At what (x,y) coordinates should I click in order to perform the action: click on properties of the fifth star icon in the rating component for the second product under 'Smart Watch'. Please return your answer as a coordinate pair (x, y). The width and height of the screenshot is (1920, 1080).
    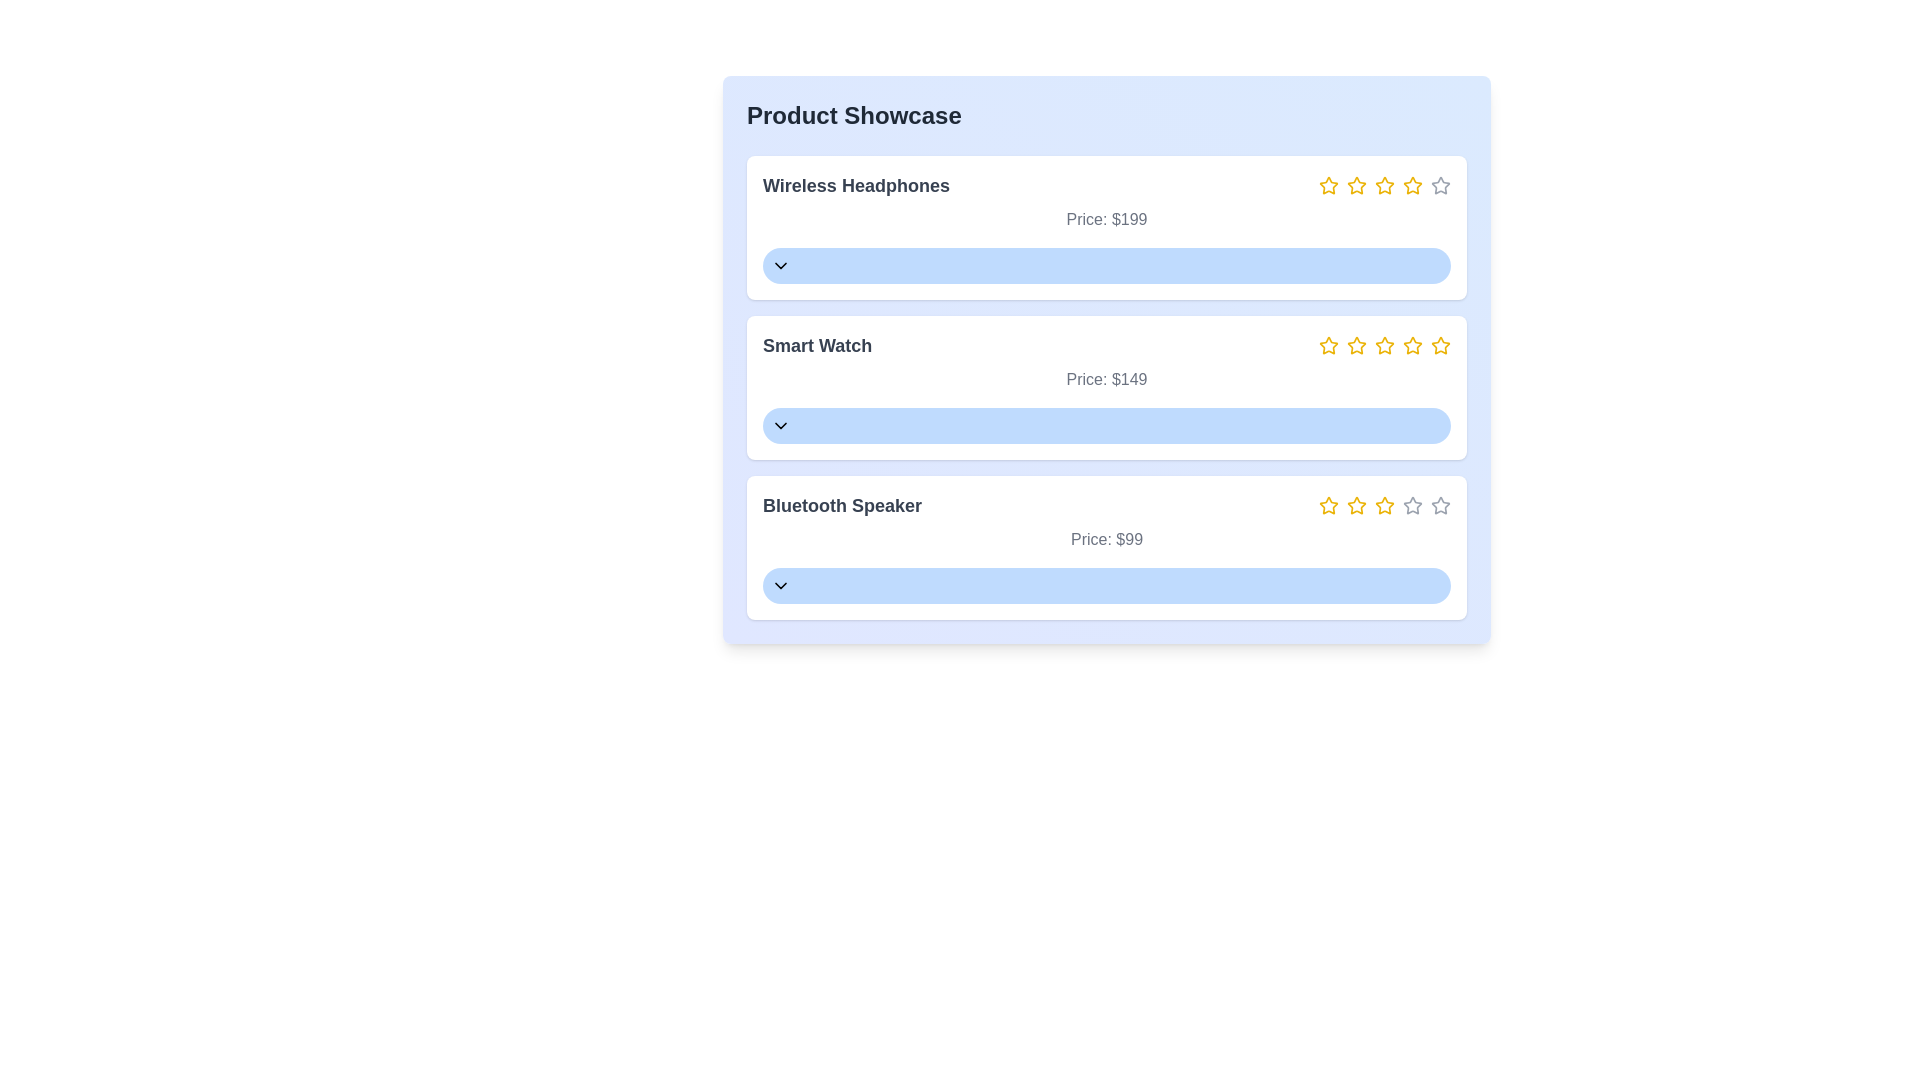
    Looking at the image, I should click on (1440, 345).